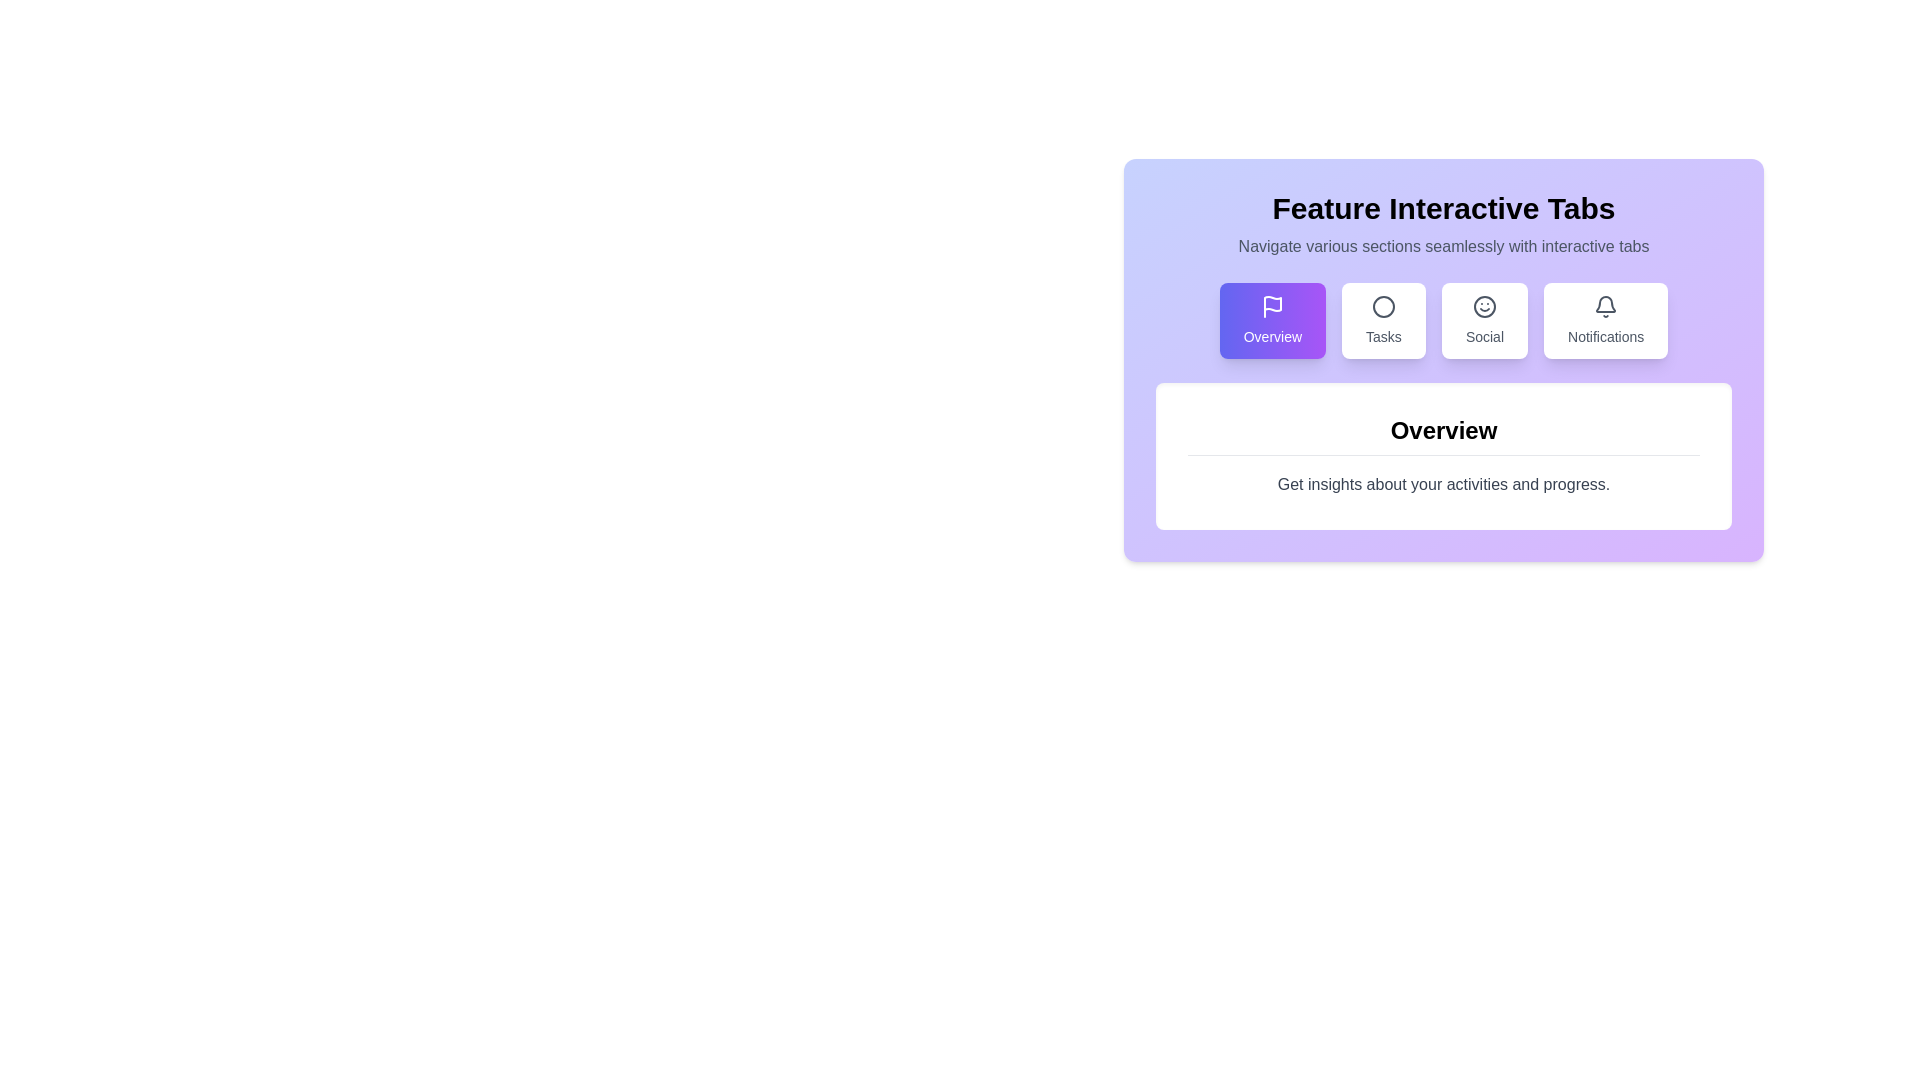 The width and height of the screenshot is (1920, 1080). Describe the element at coordinates (1606, 335) in the screenshot. I see `text label displaying 'Notifications' located directly beneath the bell icon in the fourth tab of the top navigation panel` at that location.